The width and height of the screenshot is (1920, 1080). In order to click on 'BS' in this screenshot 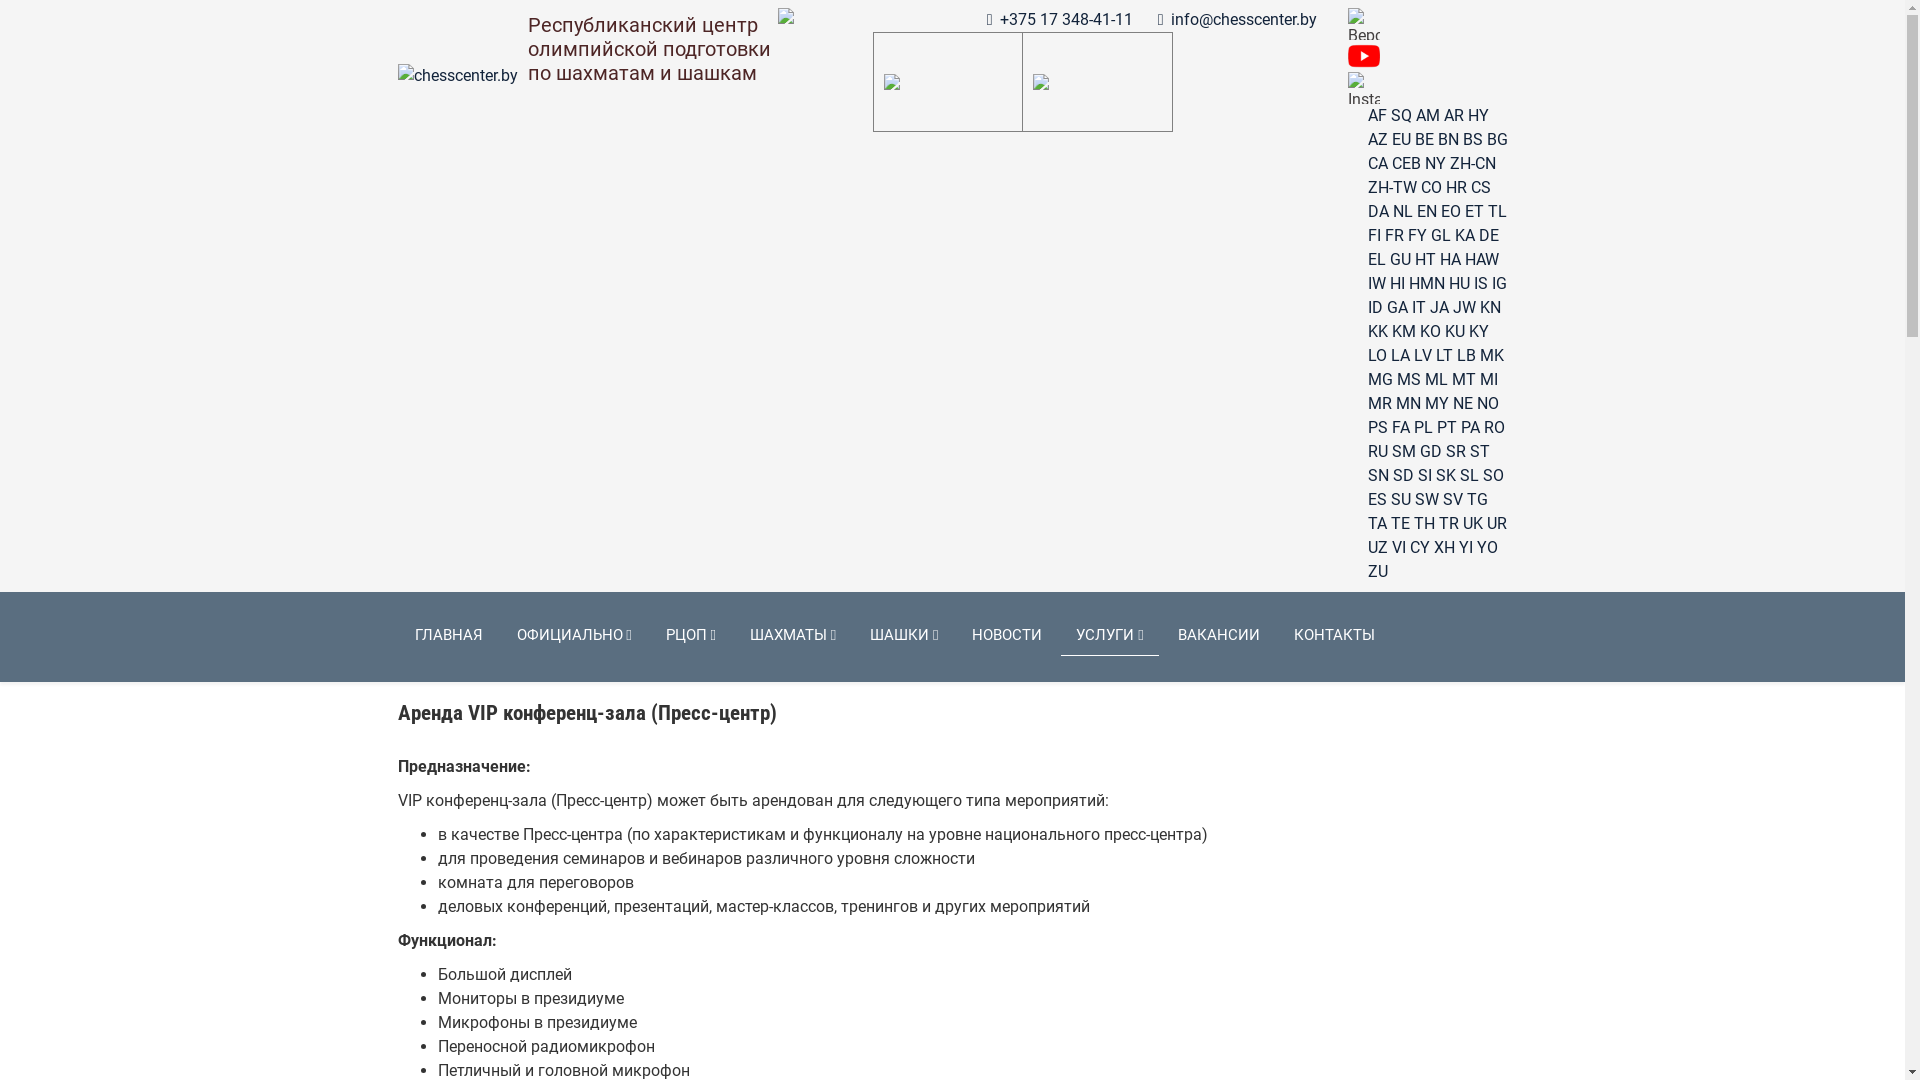, I will do `click(1462, 138)`.